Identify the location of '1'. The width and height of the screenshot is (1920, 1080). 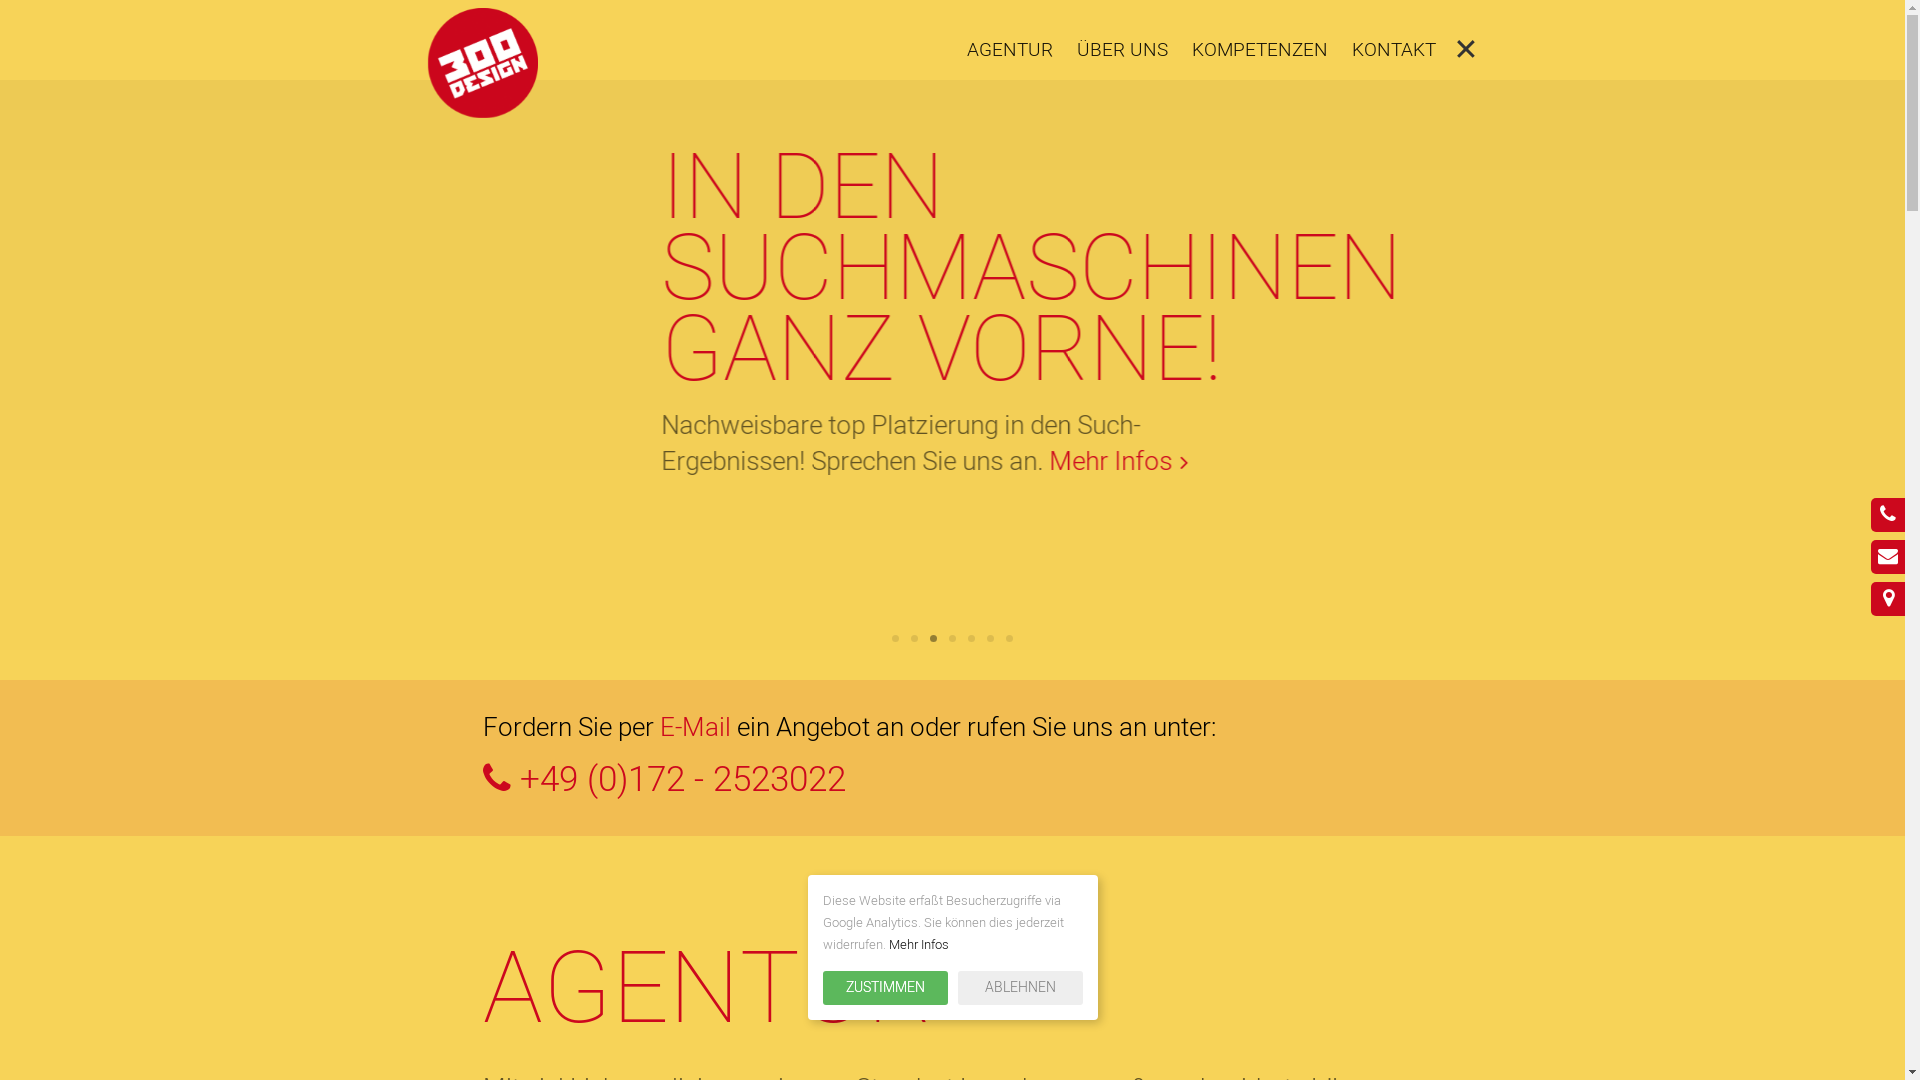
(894, 638).